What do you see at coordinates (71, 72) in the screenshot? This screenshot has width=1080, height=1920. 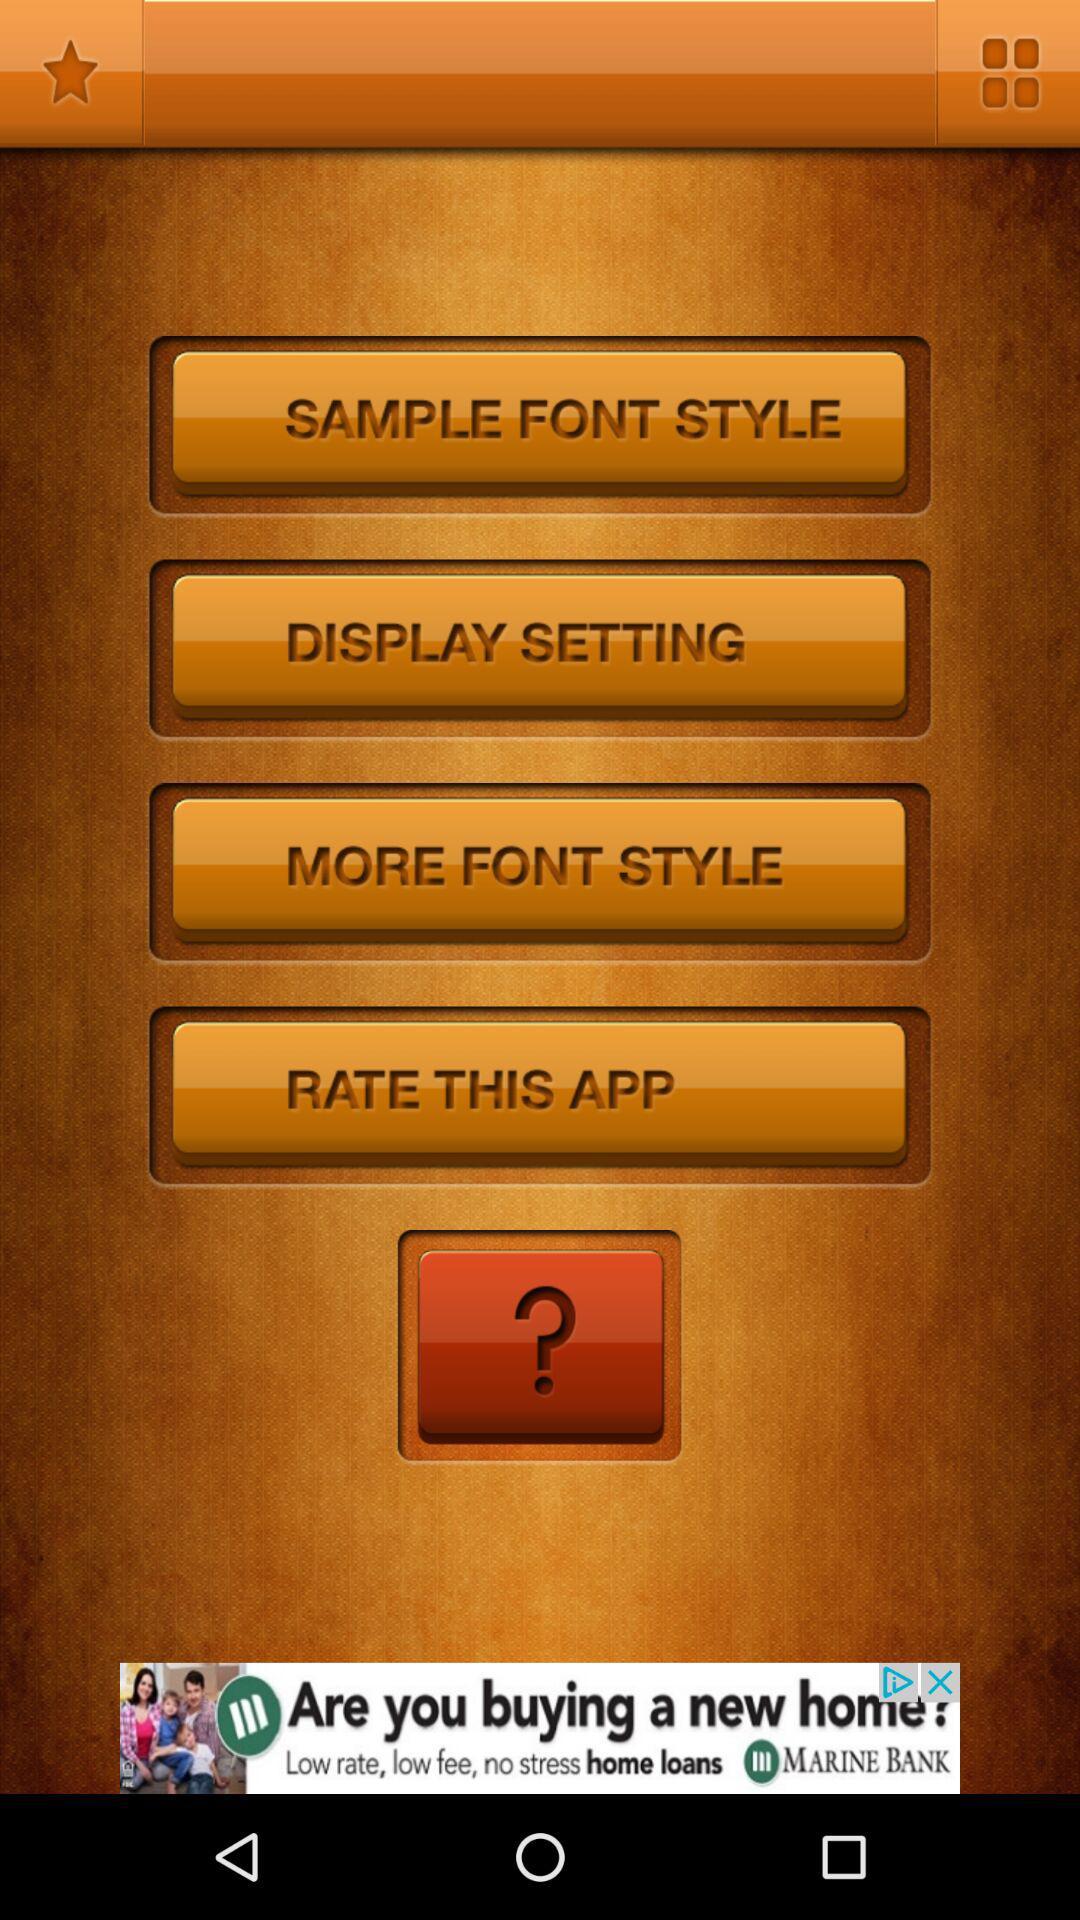 I see `to favorites` at bounding box center [71, 72].